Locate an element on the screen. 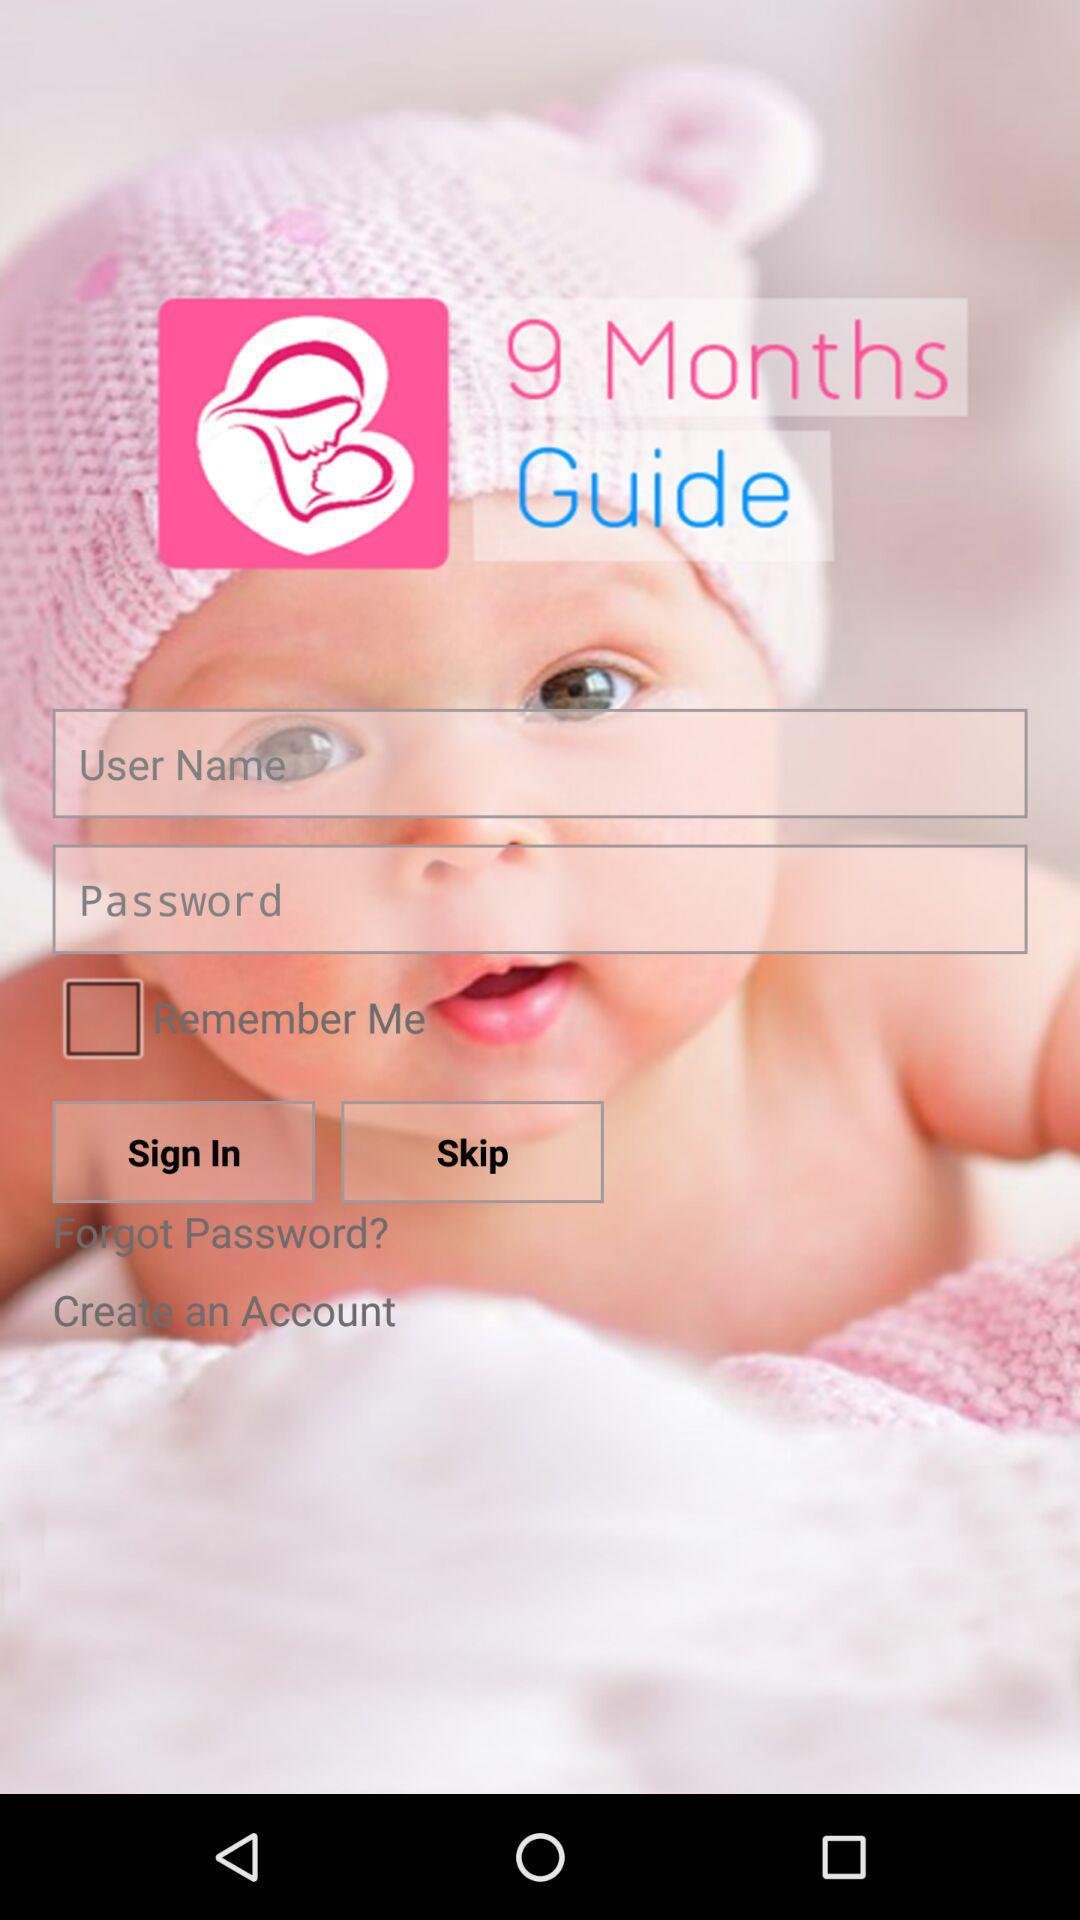 The image size is (1080, 1920). password to given is located at coordinates (540, 898).